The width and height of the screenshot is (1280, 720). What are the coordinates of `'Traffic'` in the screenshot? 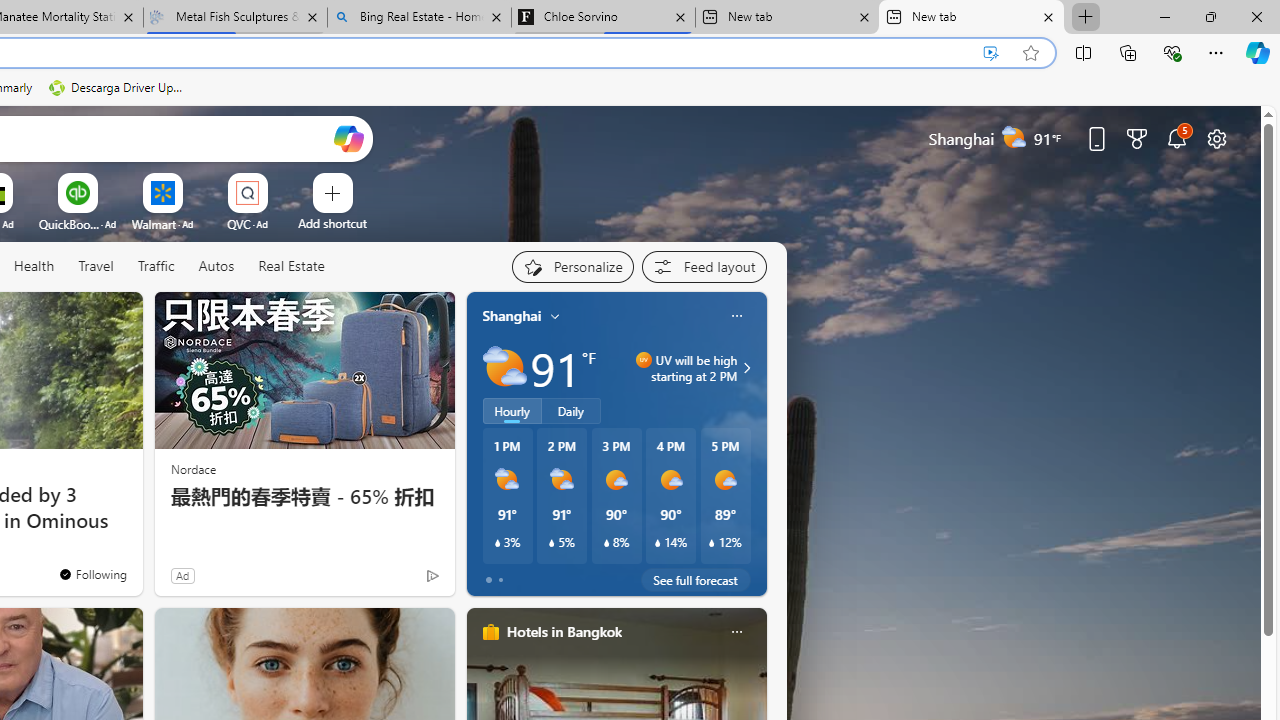 It's located at (154, 265).